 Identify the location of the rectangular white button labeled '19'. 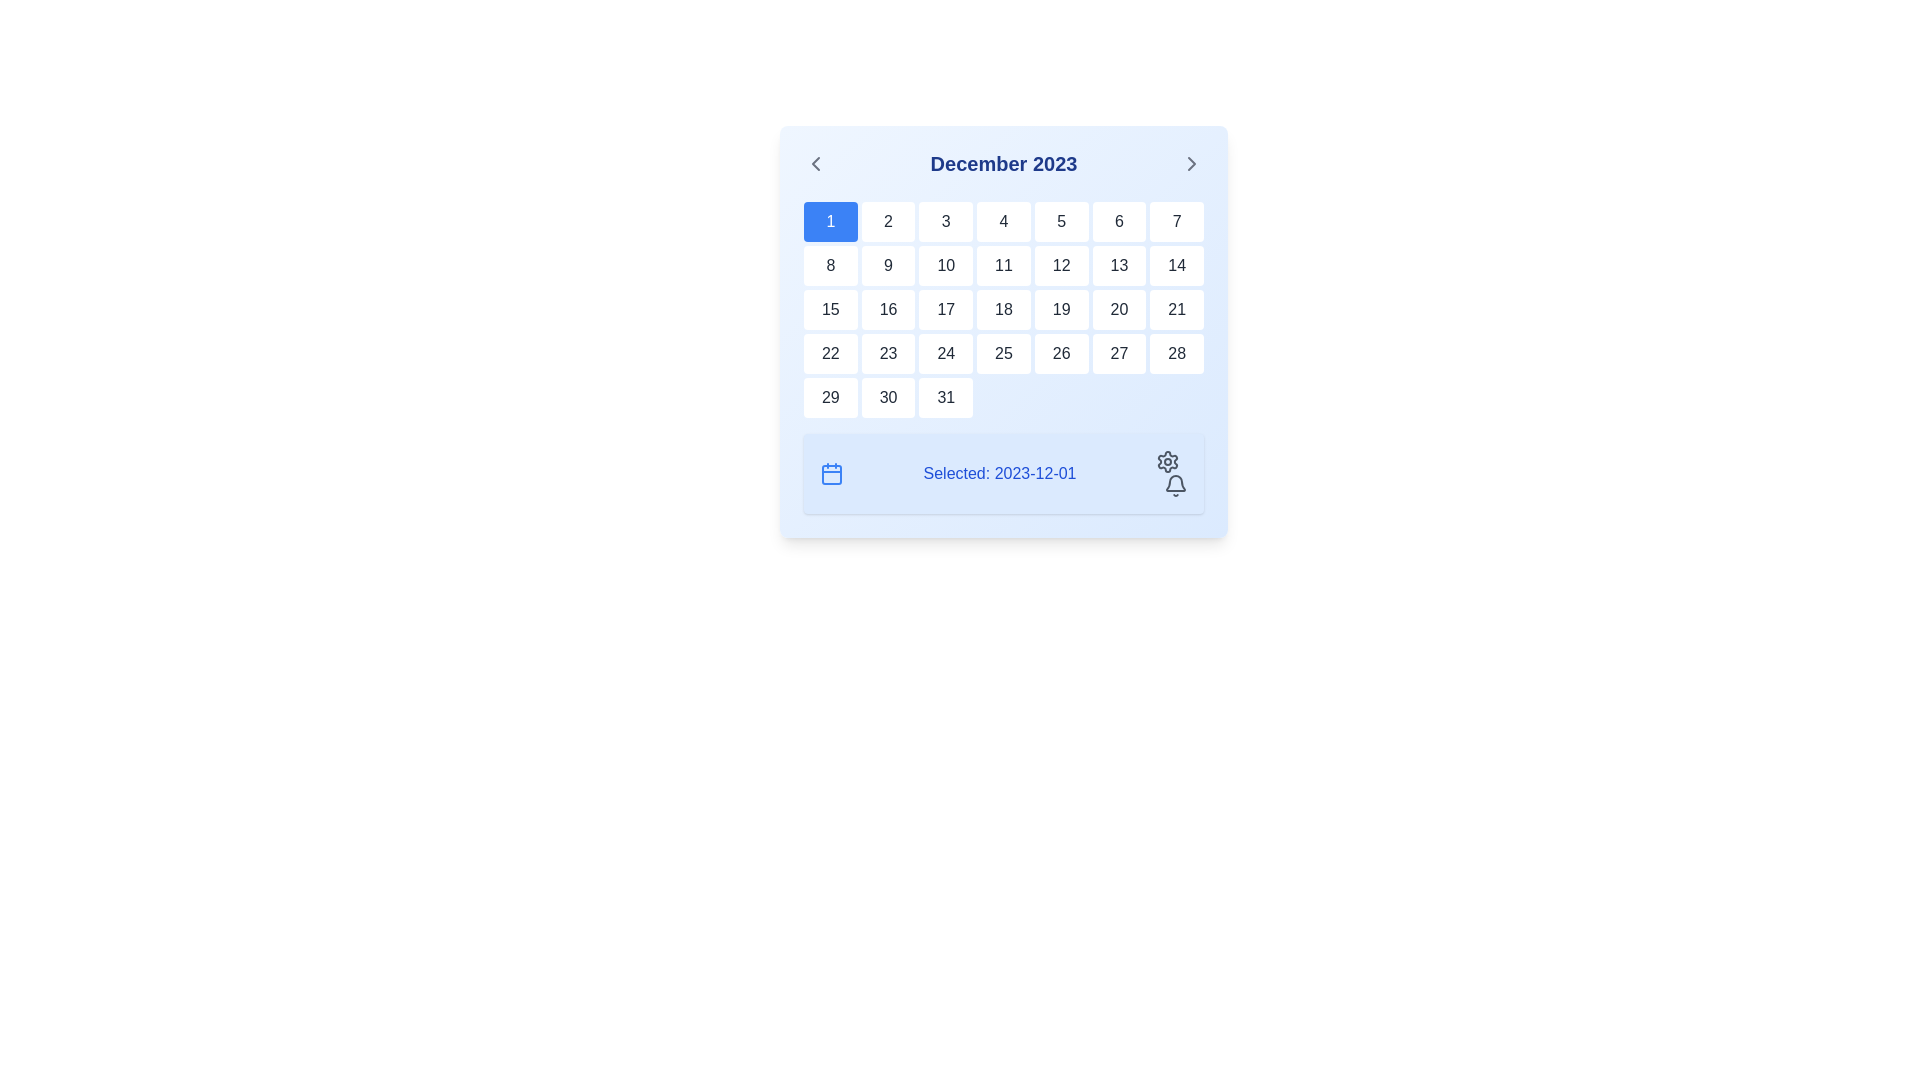
(1060, 309).